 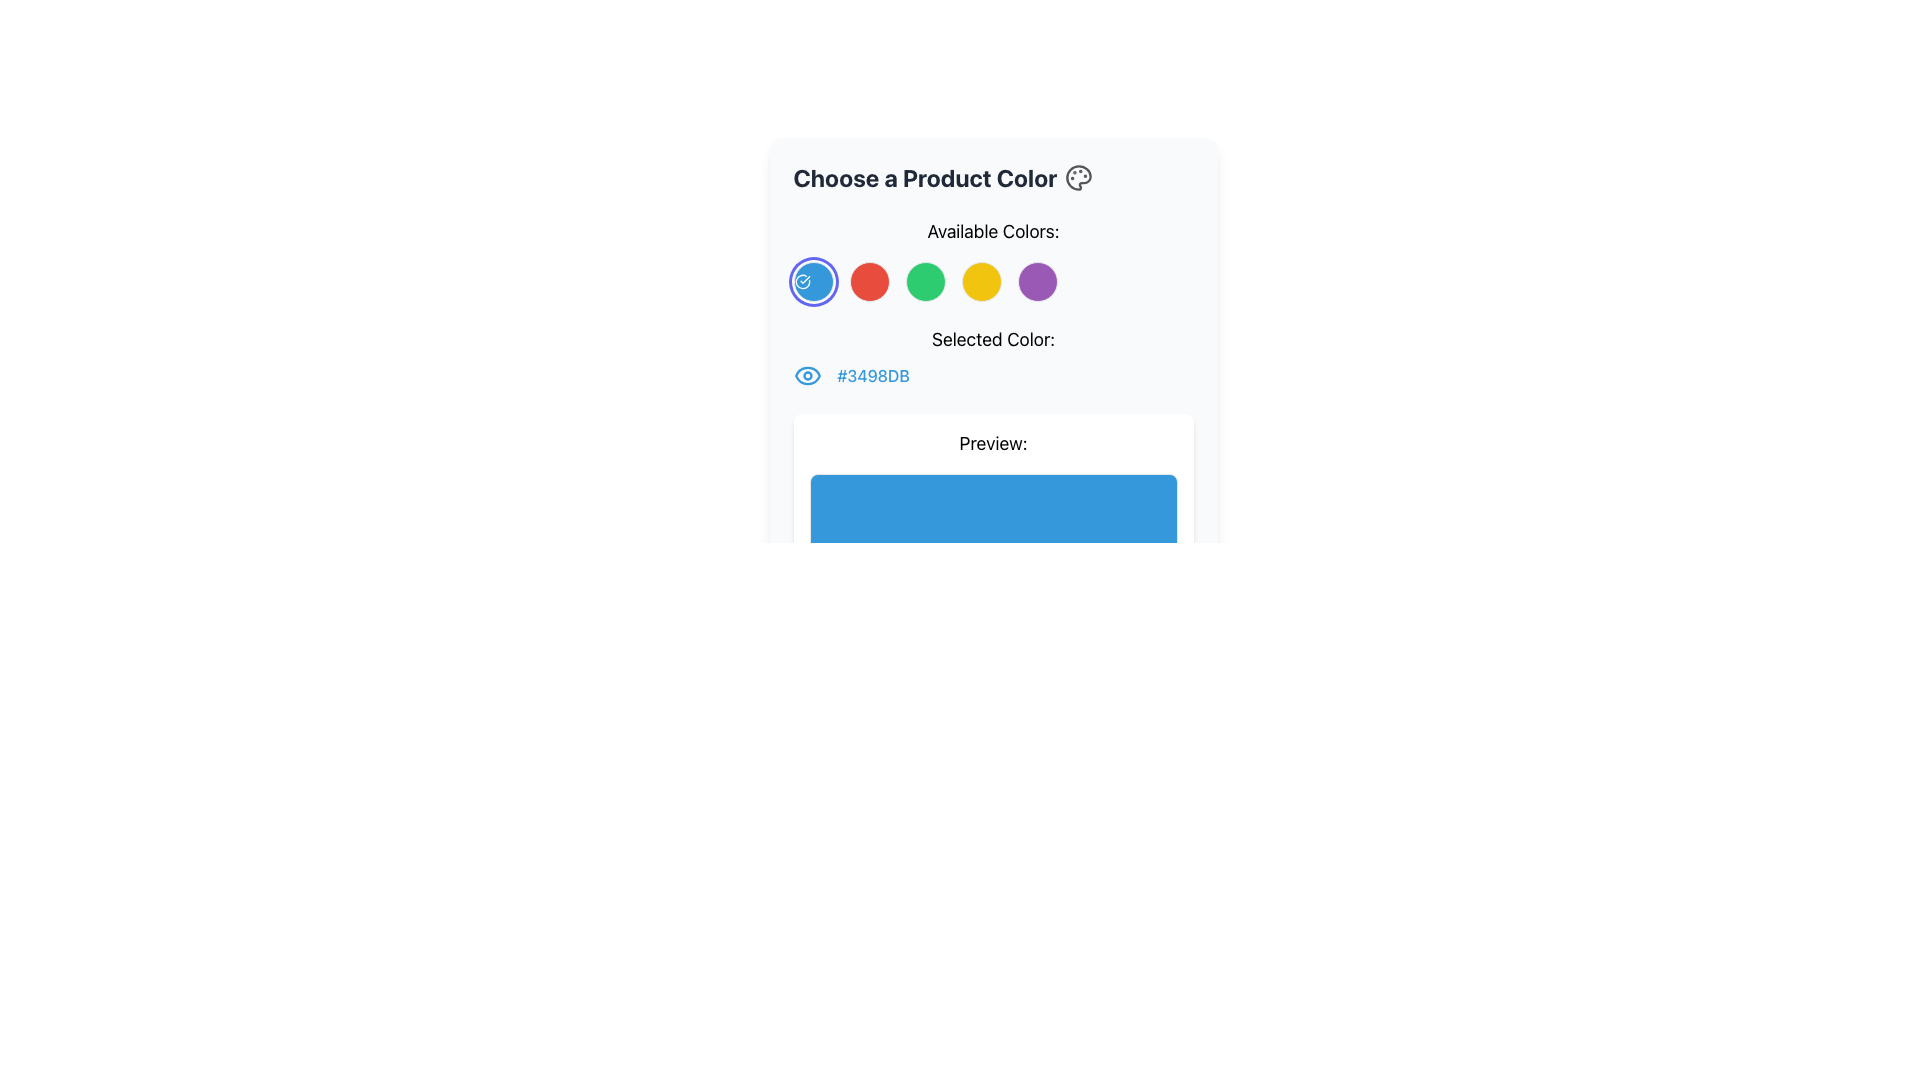 I want to click on the static text displaying the hexadecimal color code '#3498DB' located in the 'Selected Color' section, positioned immediately to the right of an eye icon, so click(x=873, y=375).